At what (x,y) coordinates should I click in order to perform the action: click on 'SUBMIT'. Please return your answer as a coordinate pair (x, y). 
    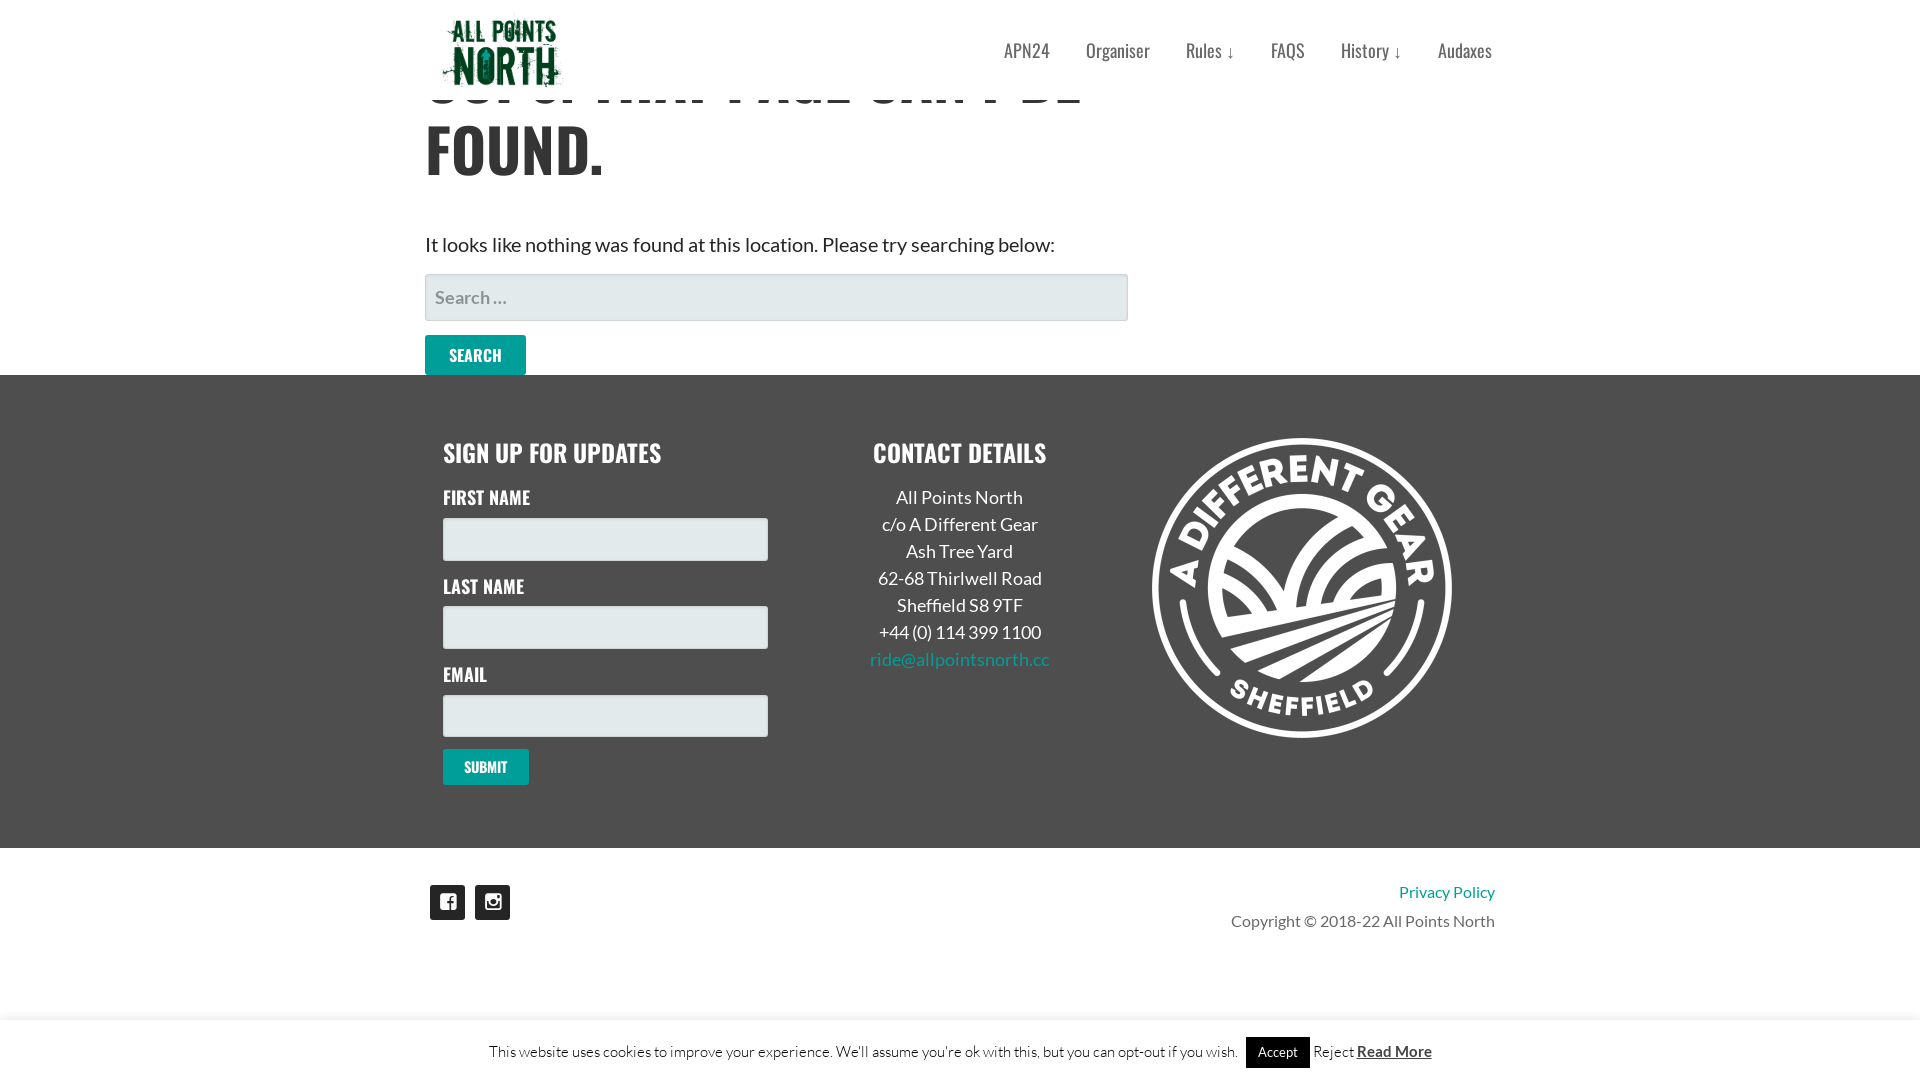
    Looking at the image, I should click on (485, 766).